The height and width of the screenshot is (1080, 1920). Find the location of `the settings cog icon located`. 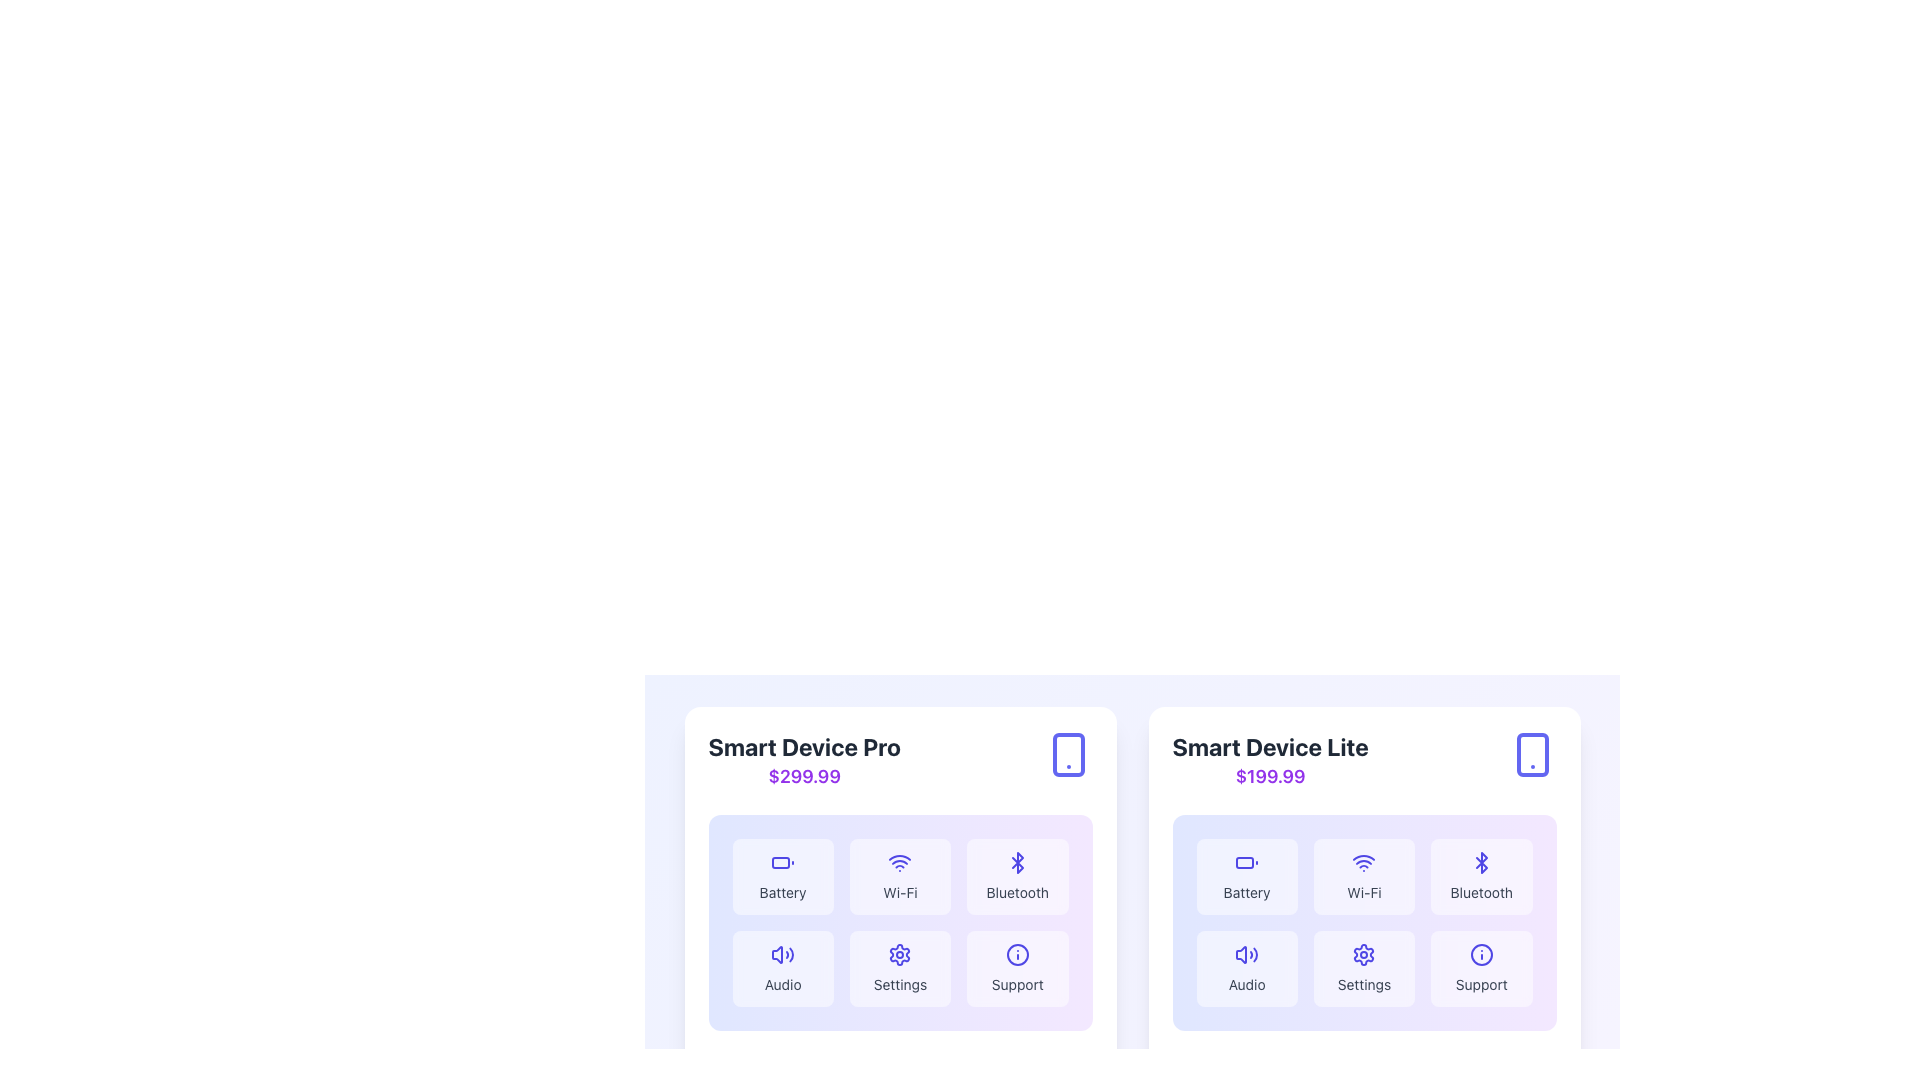

the settings cog icon located is located at coordinates (1363, 954).